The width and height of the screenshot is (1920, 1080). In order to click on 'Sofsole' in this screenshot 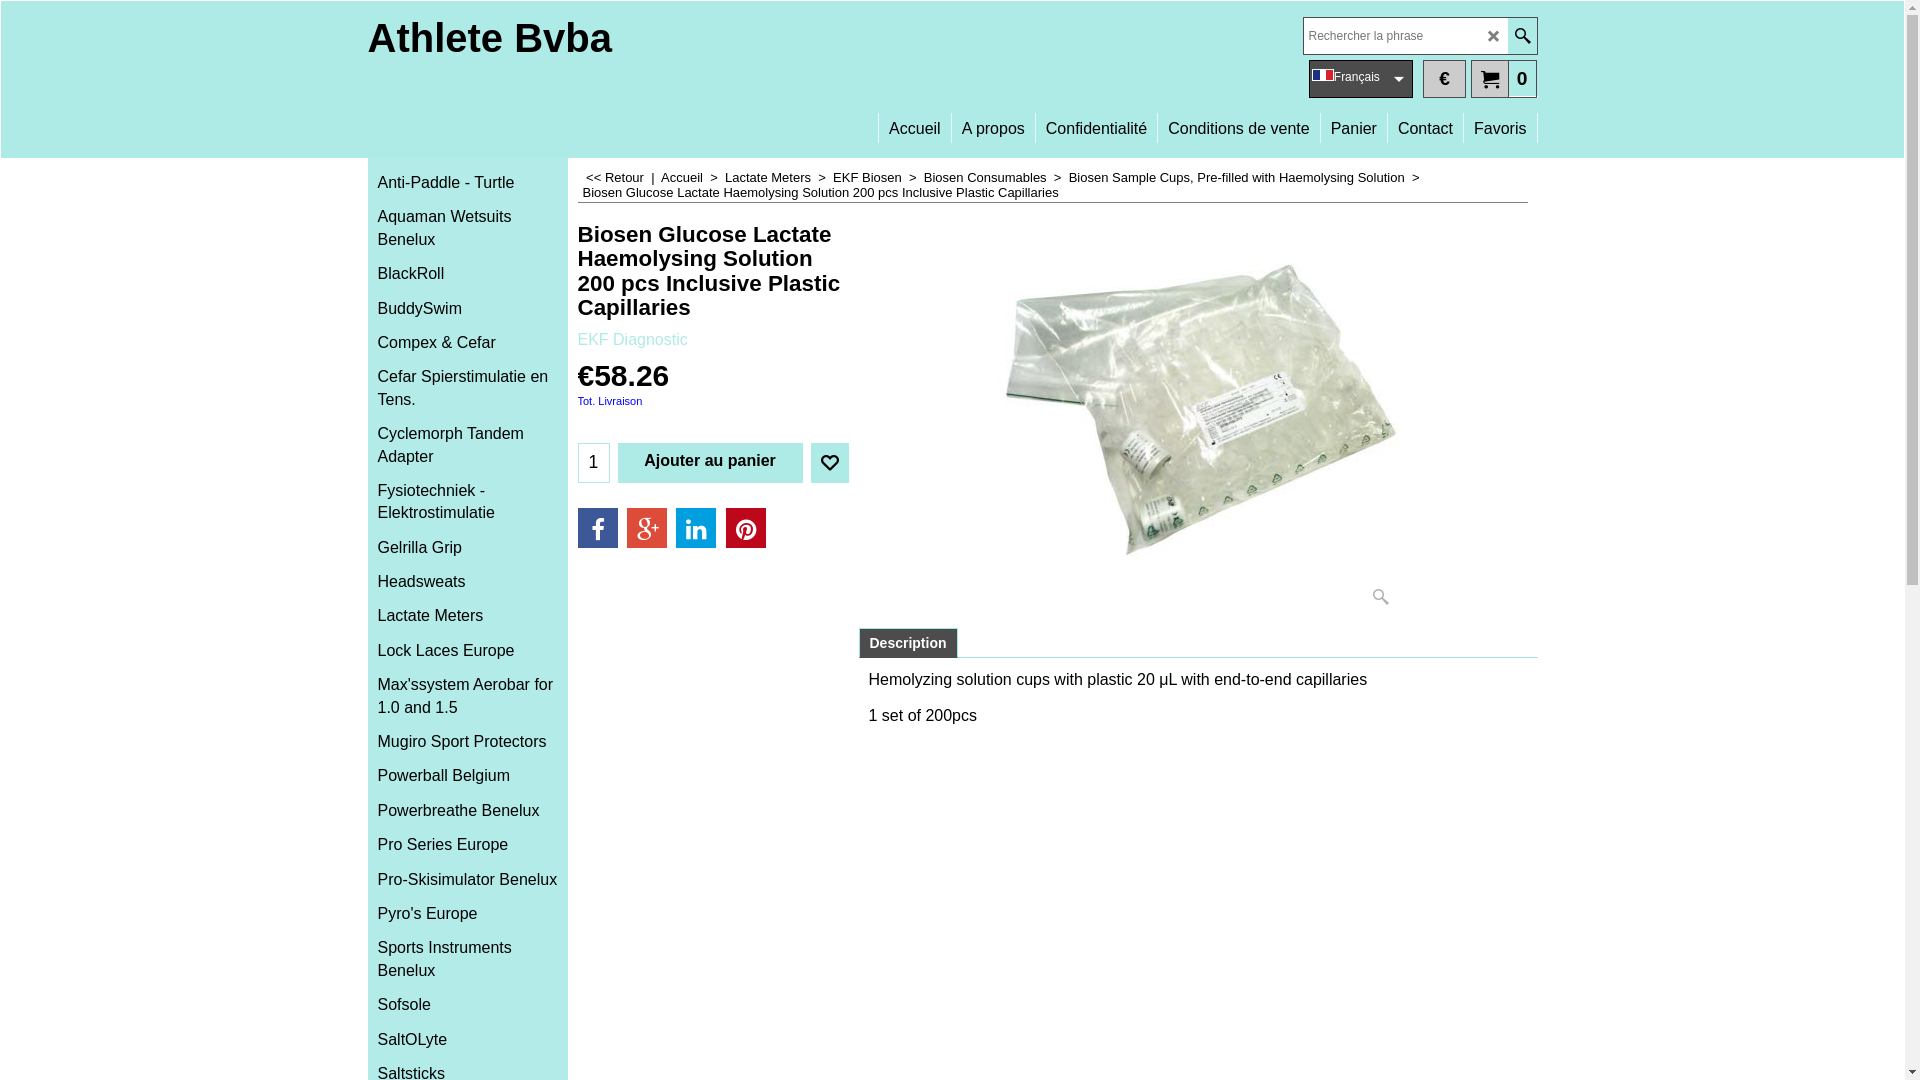, I will do `click(467, 1005)`.